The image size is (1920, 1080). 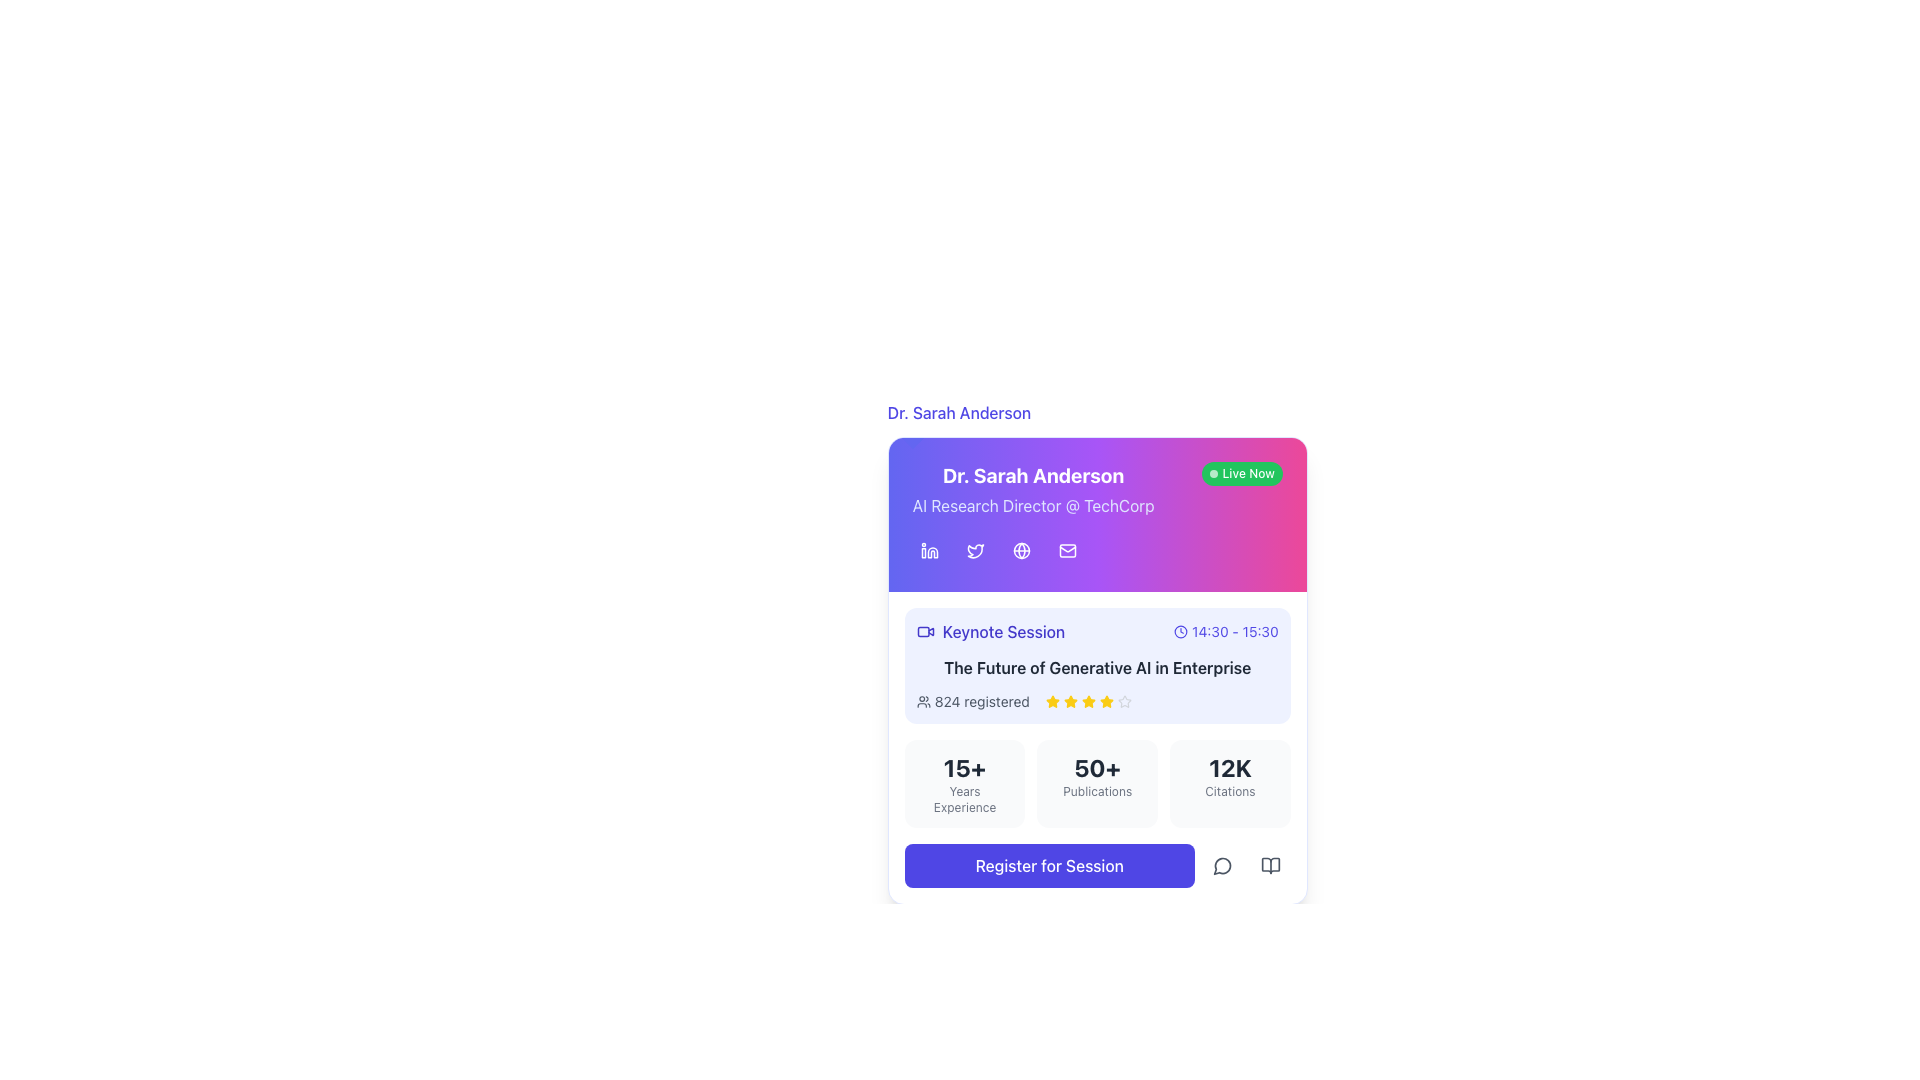 What do you see at coordinates (1096, 790) in the screenshot?
I see `the 'Publications' label, which is a small-sized gray text located beneath the '50+' text within a light gray background` at bounding box center [1096, 790].